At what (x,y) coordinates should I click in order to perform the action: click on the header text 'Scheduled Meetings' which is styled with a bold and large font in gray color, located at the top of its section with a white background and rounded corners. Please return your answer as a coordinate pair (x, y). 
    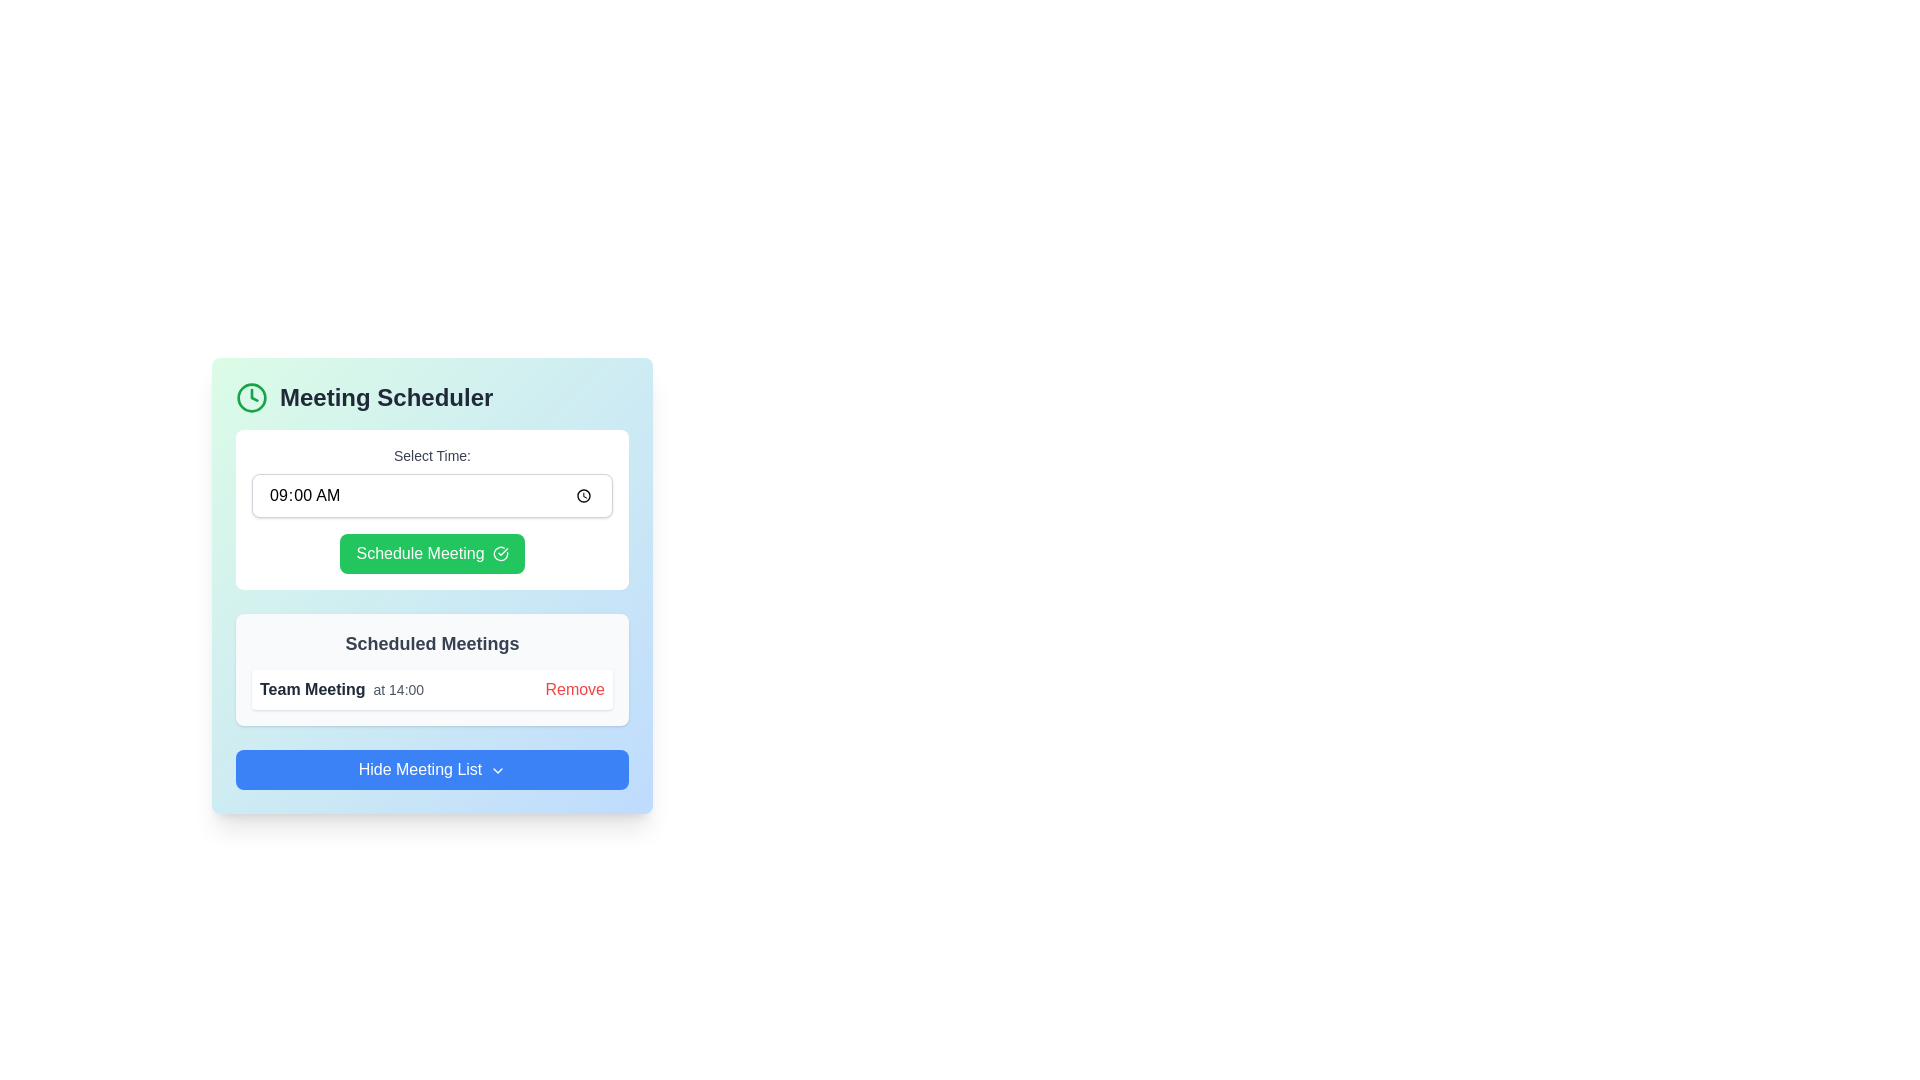
    Looking at the image, I should click on (431, 644).